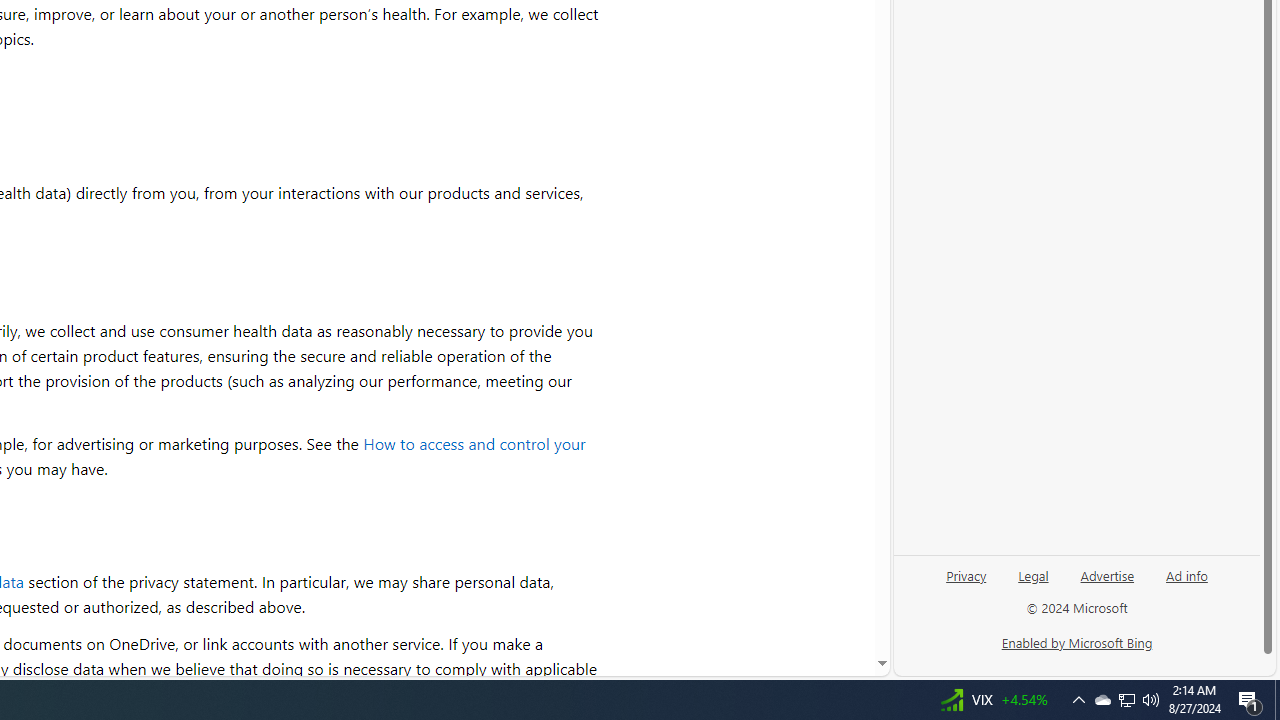  I want to click on 'Privacy', so click(967, 583).